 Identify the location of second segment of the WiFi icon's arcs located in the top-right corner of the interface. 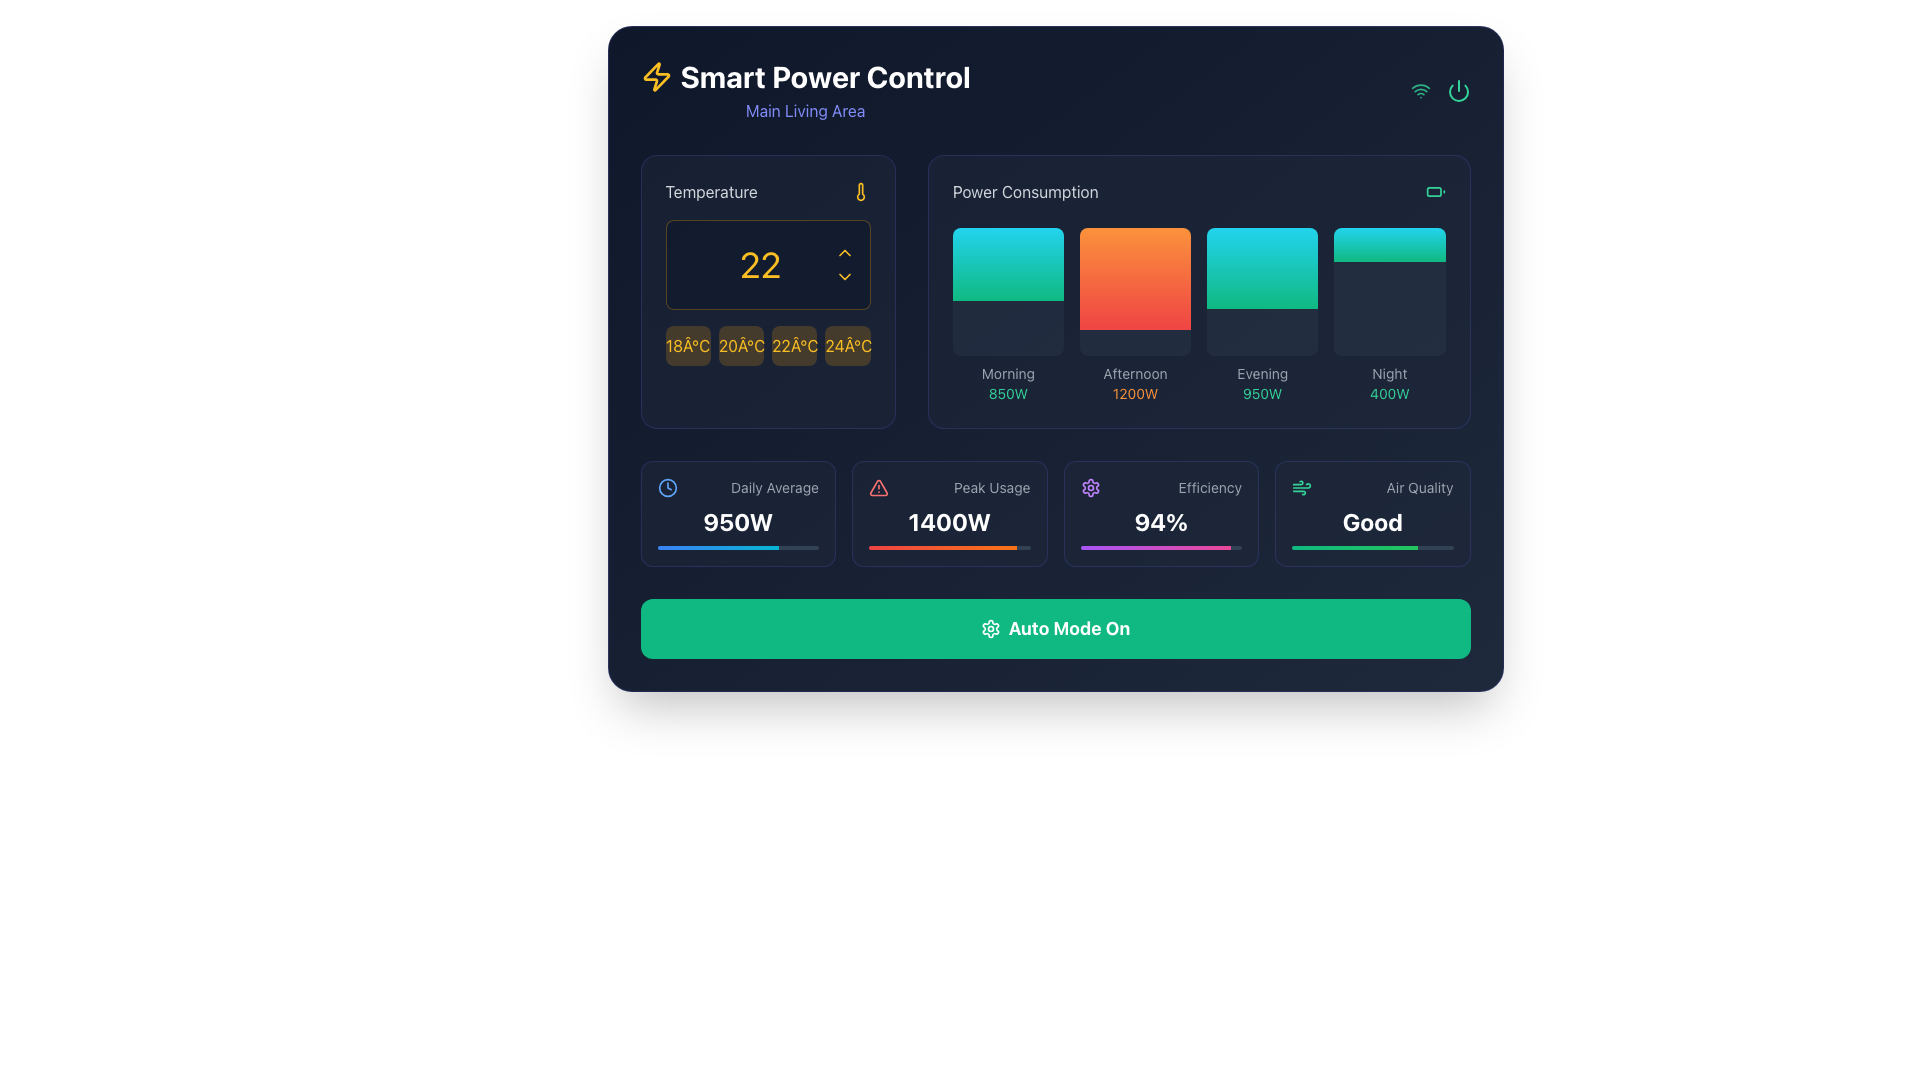
(1419, 85).